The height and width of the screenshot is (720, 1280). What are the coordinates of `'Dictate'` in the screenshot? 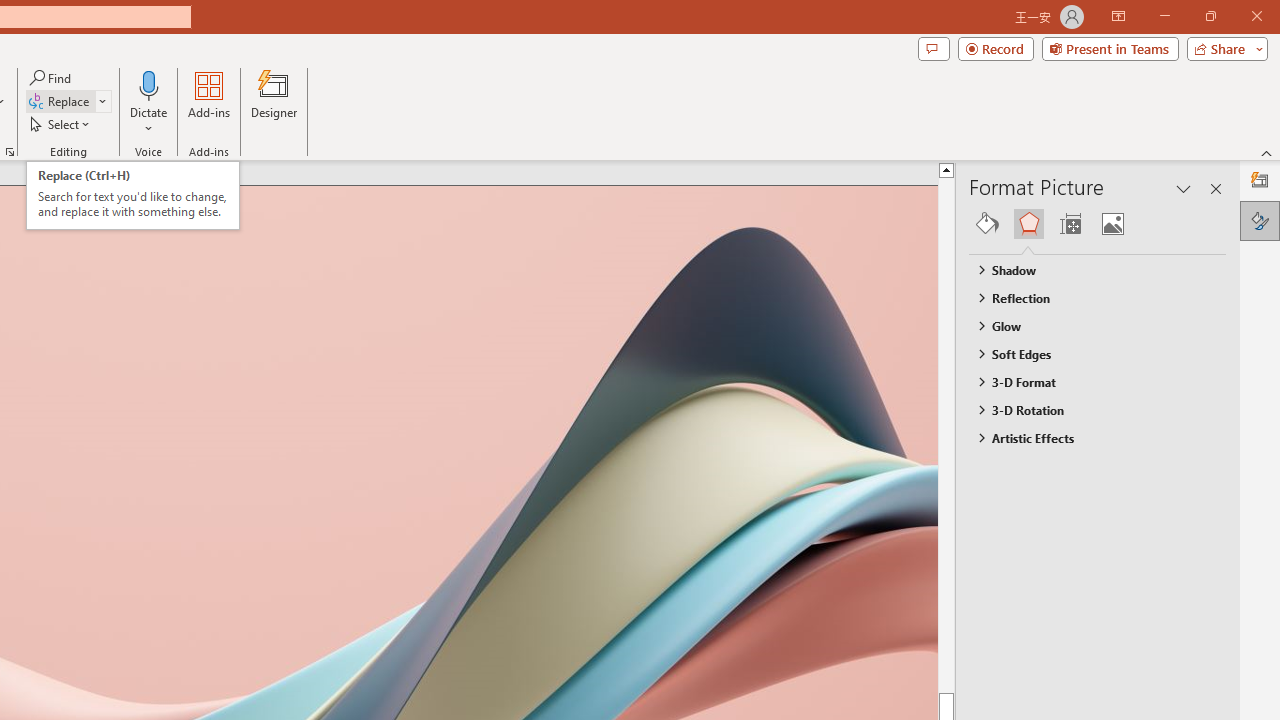 It's located at (148, 84).